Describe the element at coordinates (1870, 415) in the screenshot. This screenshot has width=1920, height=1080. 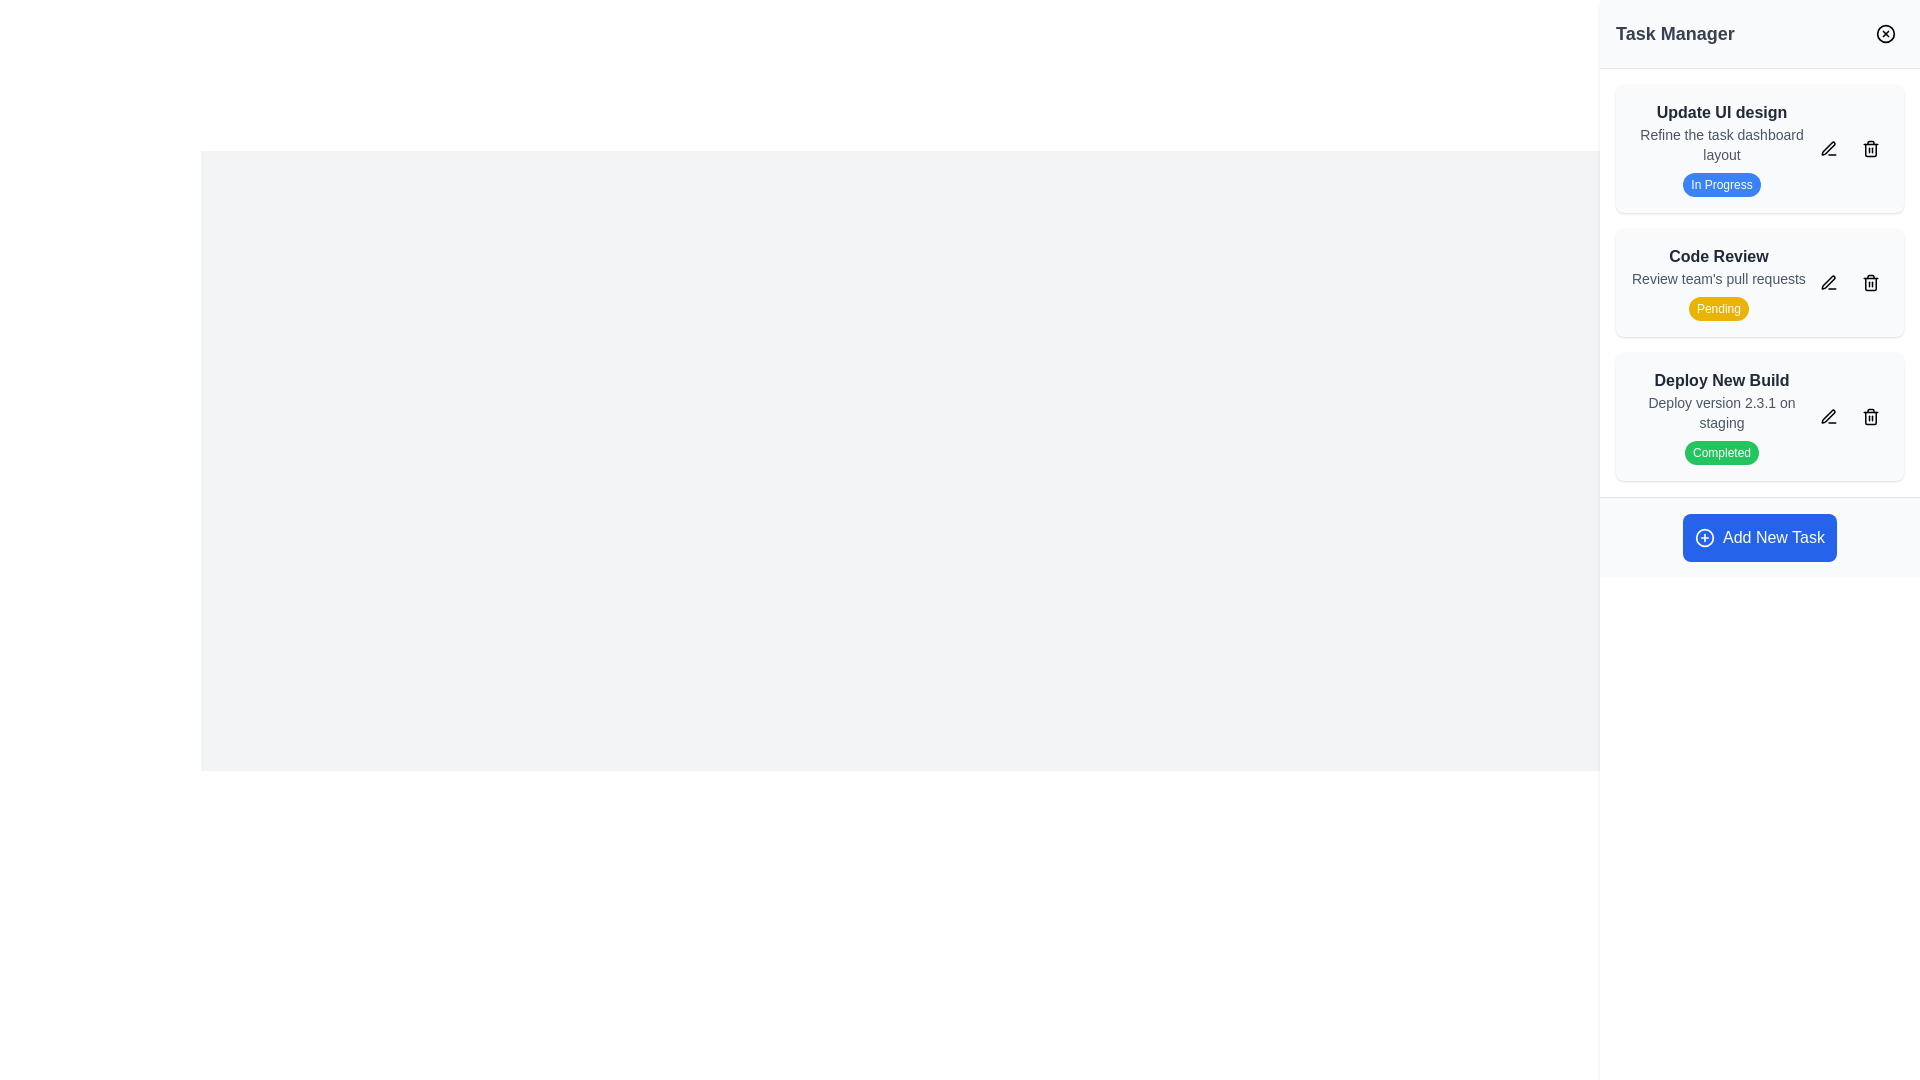
I see `the trash bin button in the 'Deploy New Build' task card within the 'Task Manager' panel` at that location.